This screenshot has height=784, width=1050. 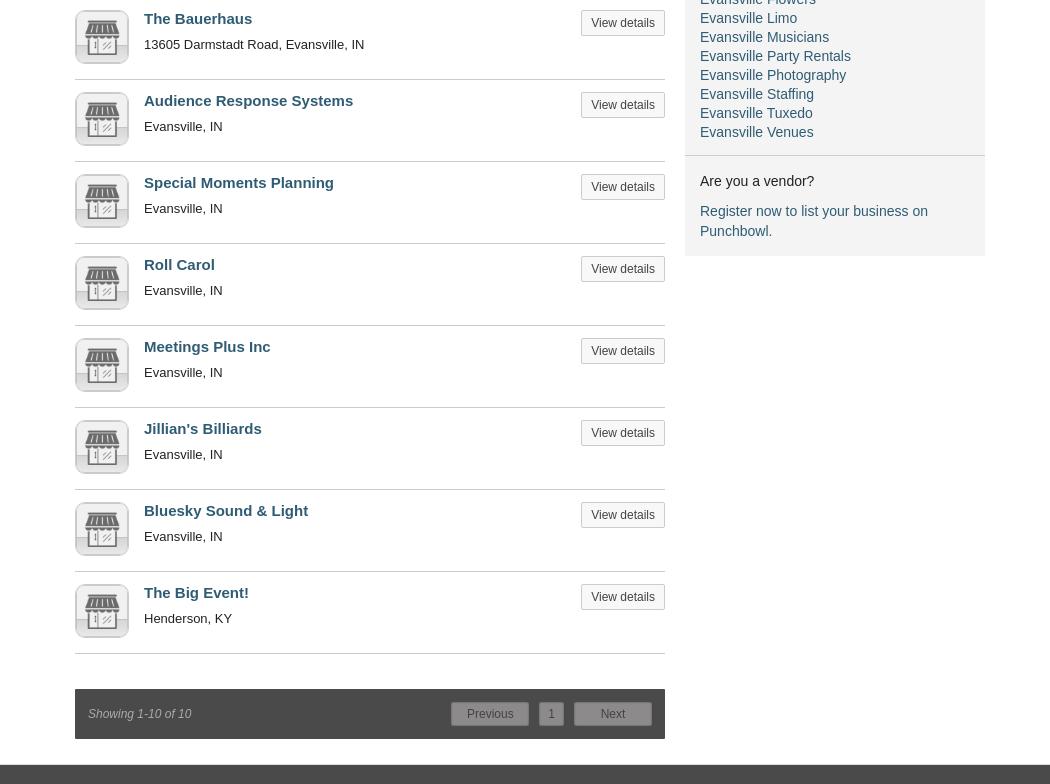 I want to click on 'Bluesky Sound & Light', so click(x=225, y=510).